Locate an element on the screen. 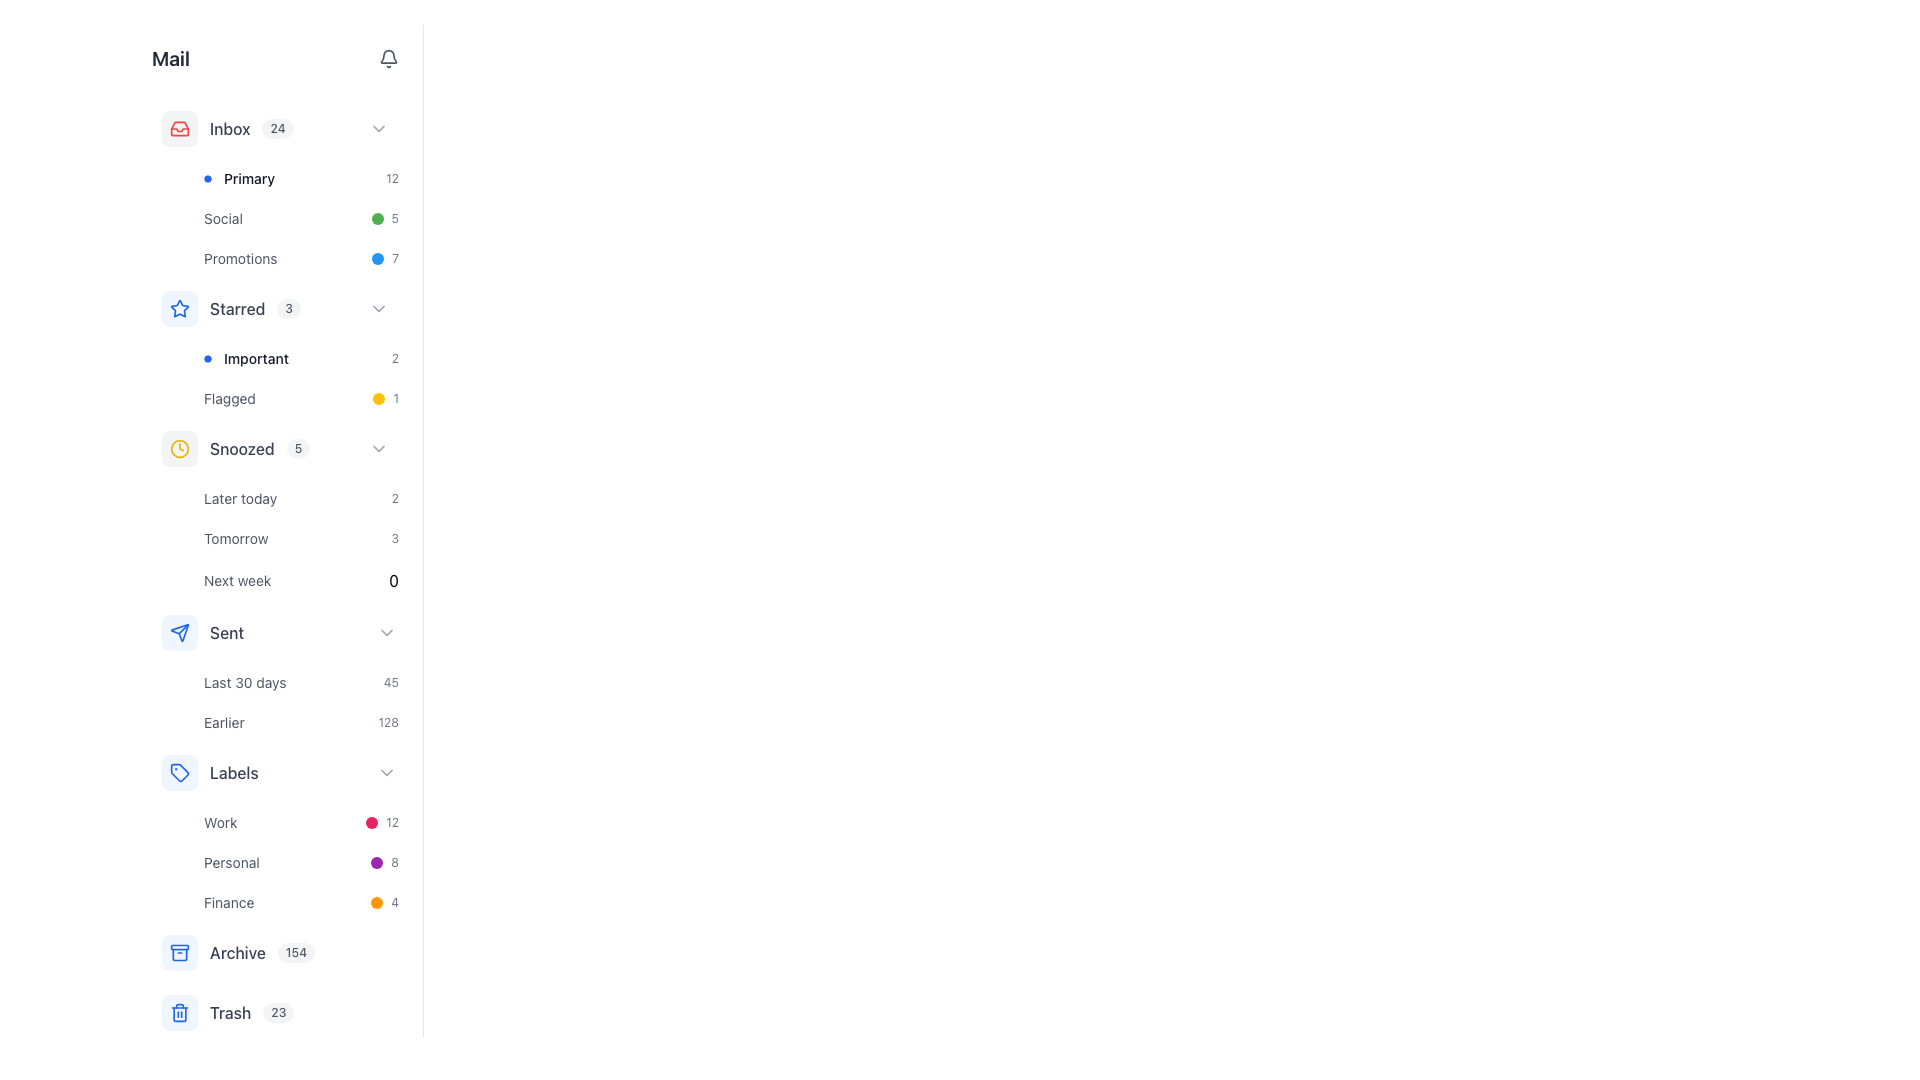 The height and width of the screenshot is (1080, 1920). the category label within the 'Sent' section in the left sidebar, positioned between 'Last 30 days' and '128' is located at coordinates (224, 722).